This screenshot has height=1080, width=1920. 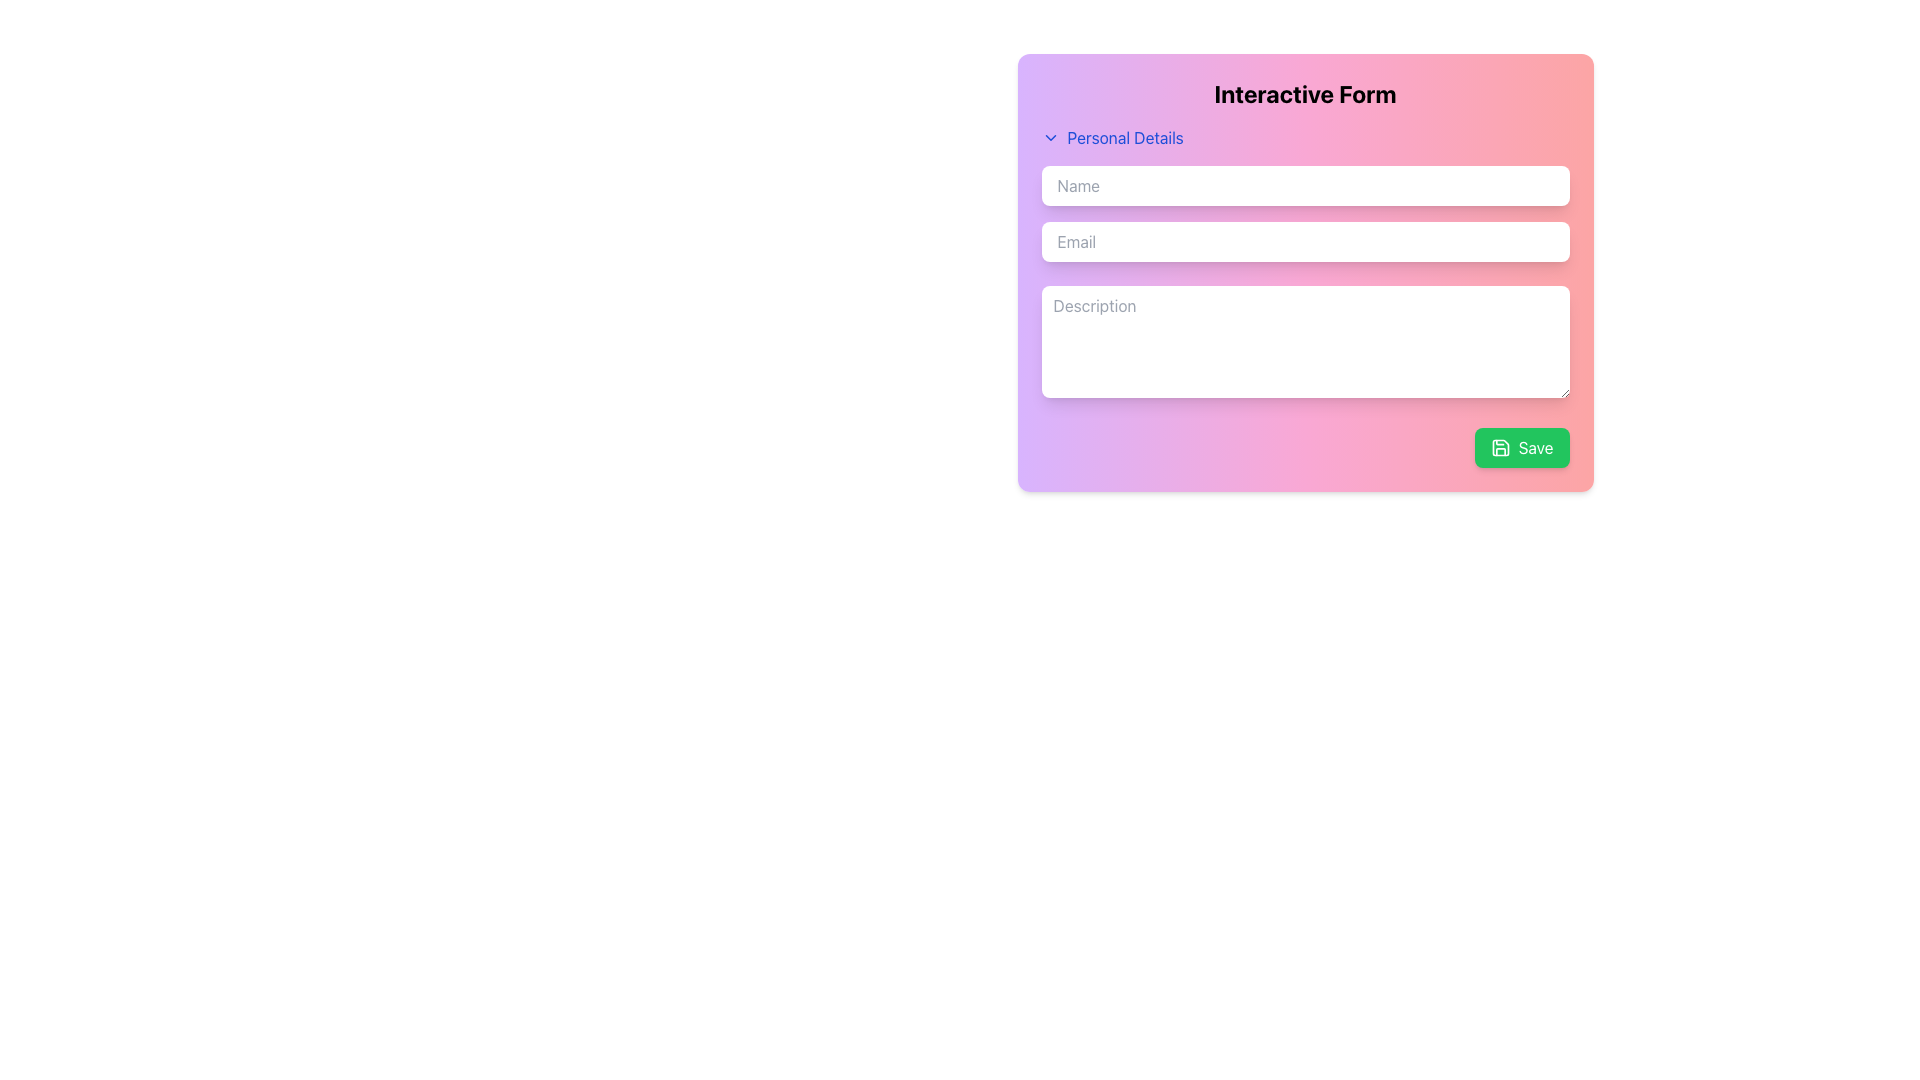 What do you see at coordinates (1500, 446) in the screenshot?
I see `the save button icon, which is a green square with a floppy disk cut-out, positioned to the left of the 'Save' text at the bottom right of the form card` at bounding box center [1500, 446].